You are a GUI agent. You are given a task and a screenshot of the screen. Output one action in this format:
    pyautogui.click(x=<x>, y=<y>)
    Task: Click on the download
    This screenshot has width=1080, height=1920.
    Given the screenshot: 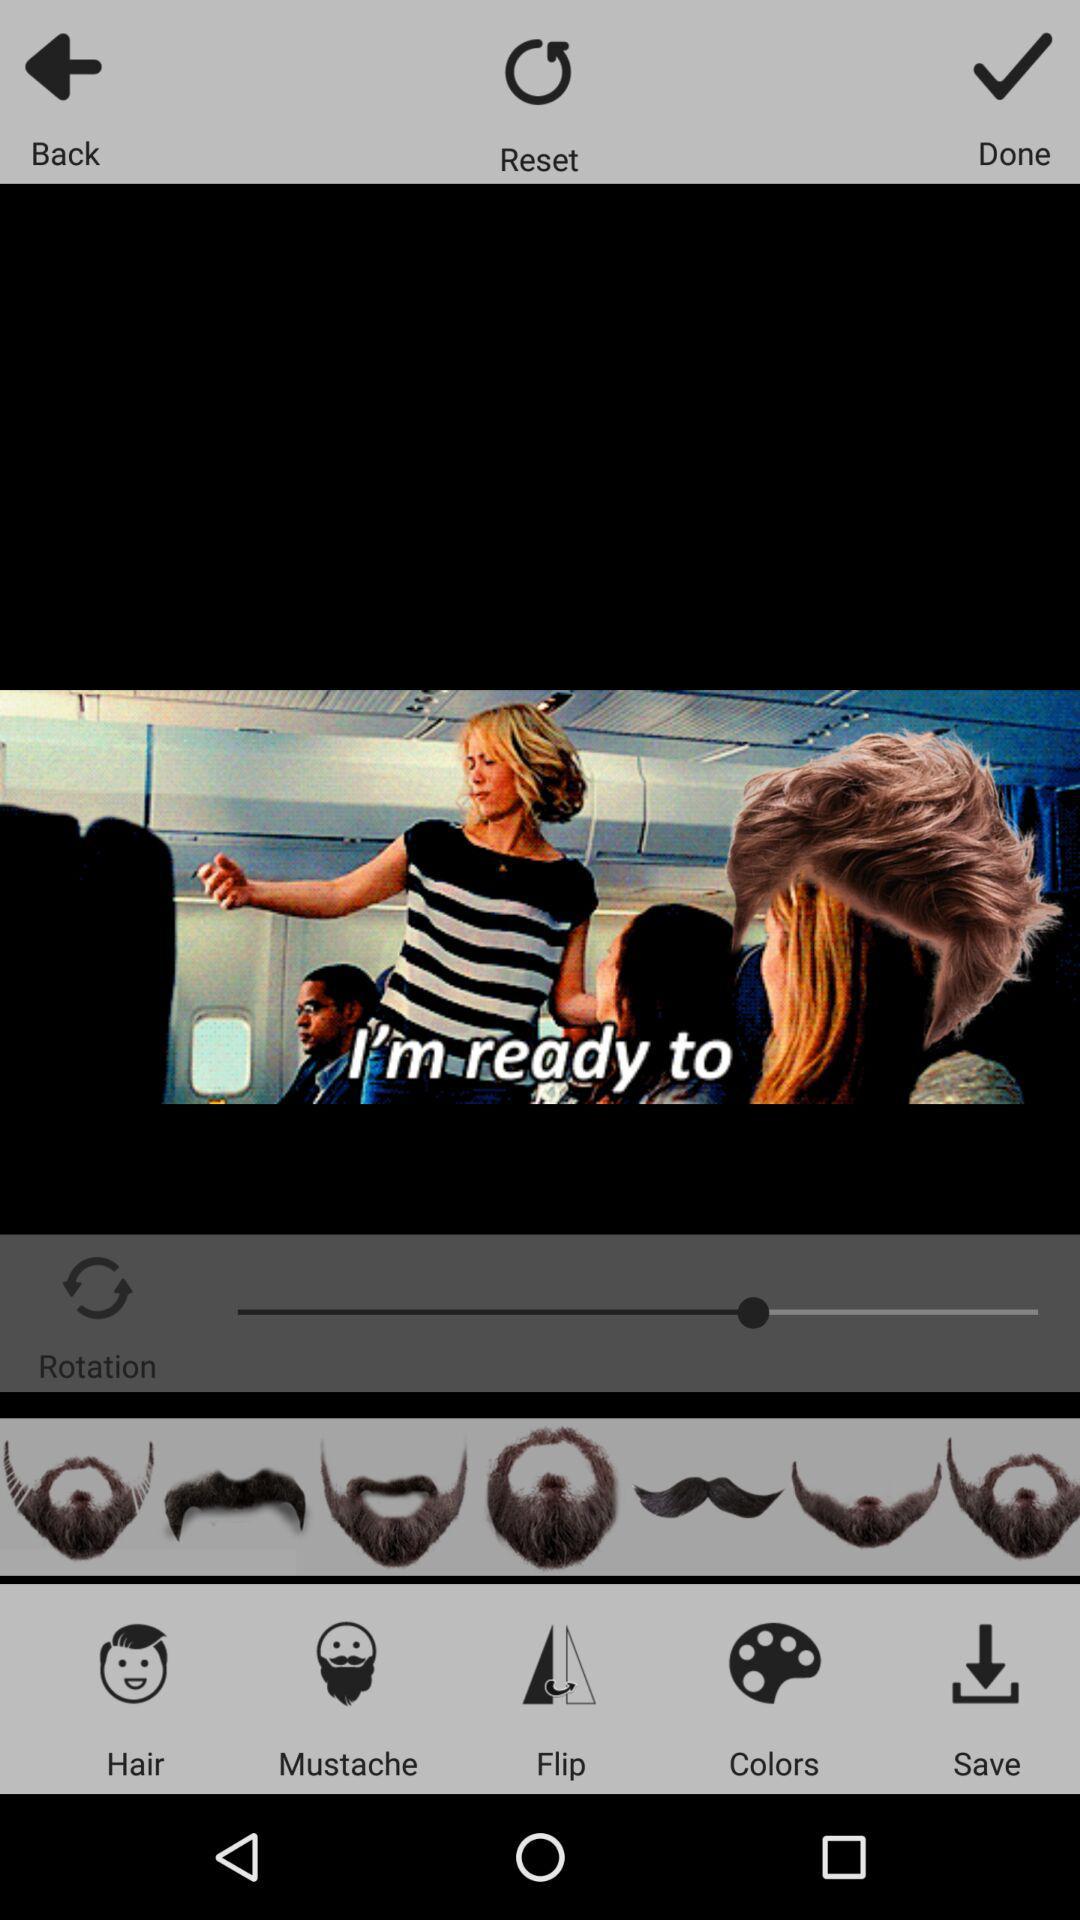 What is the action you would take?
    pyautogui.click(x=986, y=1662)
    